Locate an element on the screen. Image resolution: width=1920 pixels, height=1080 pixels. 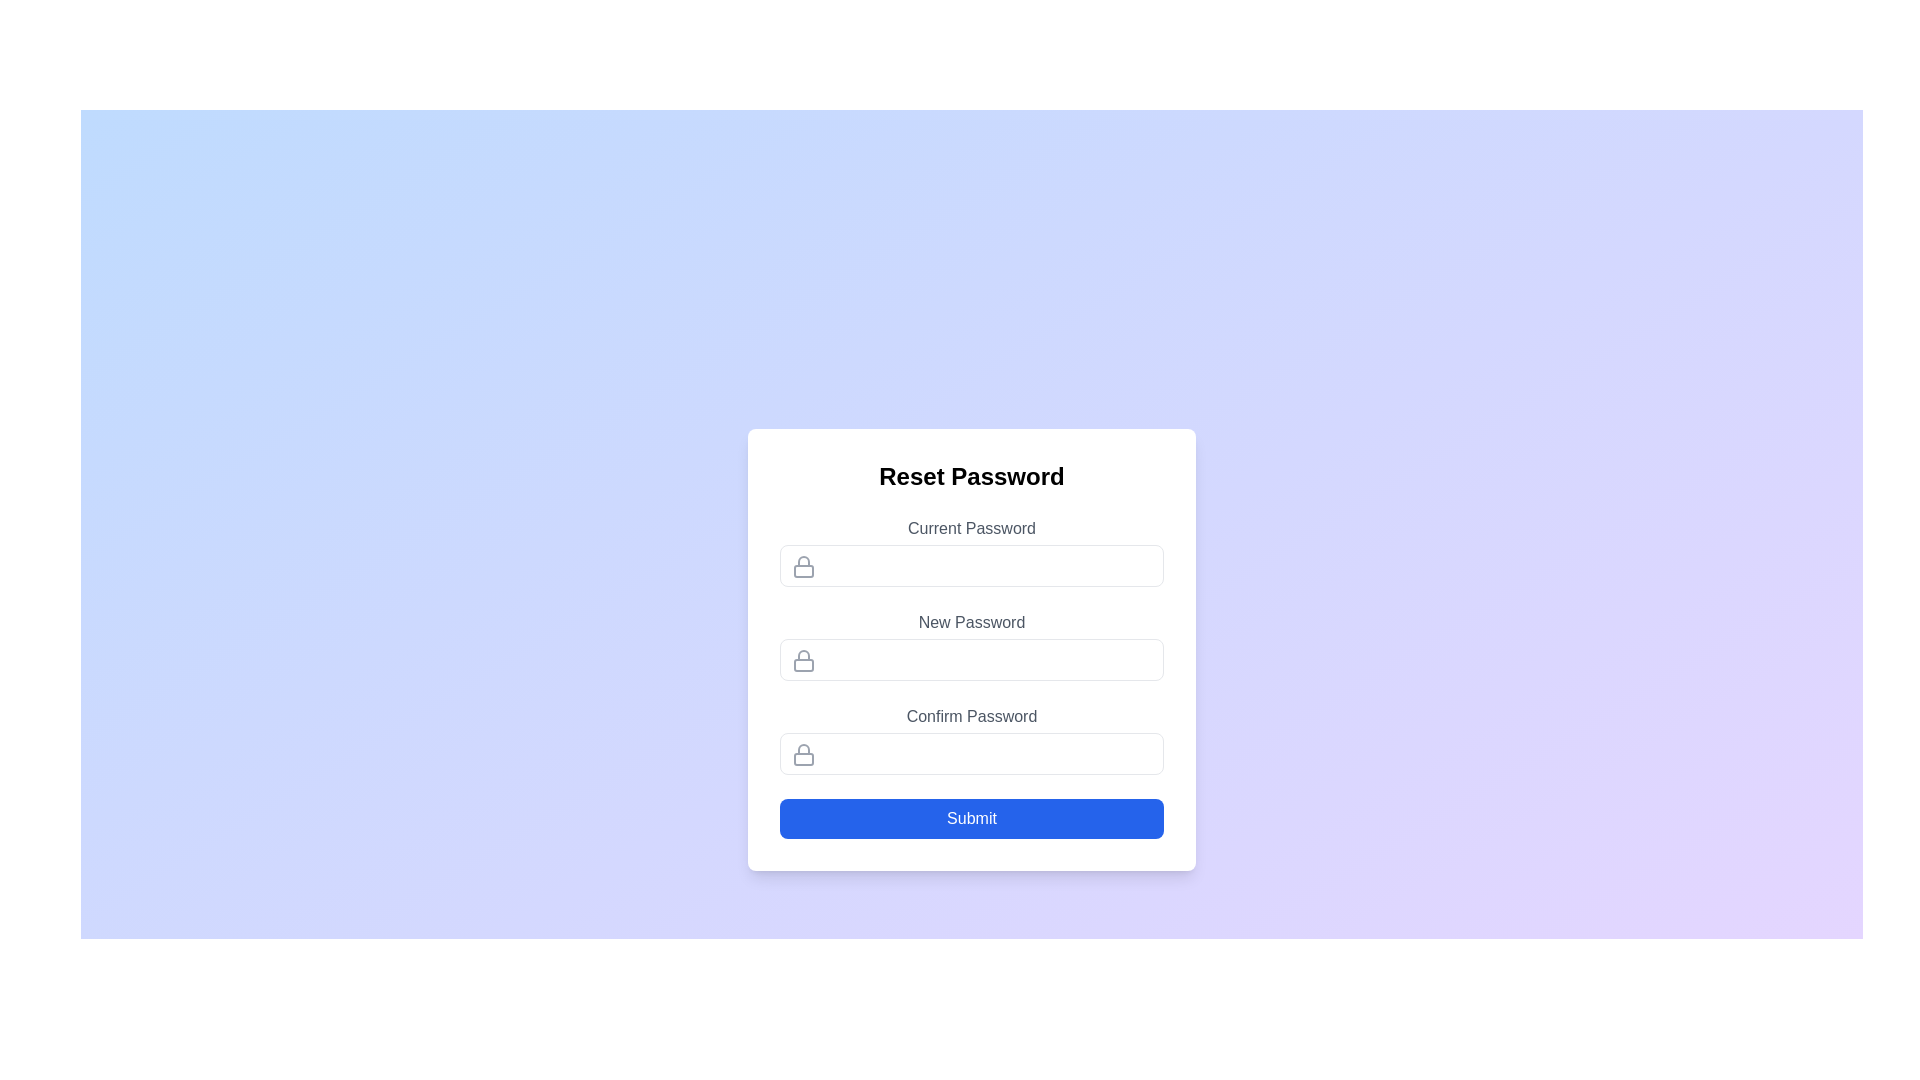
the upper arc part of the lock icon located within the password input field labeled 'Current Password' is located at coordinates (804, 561).